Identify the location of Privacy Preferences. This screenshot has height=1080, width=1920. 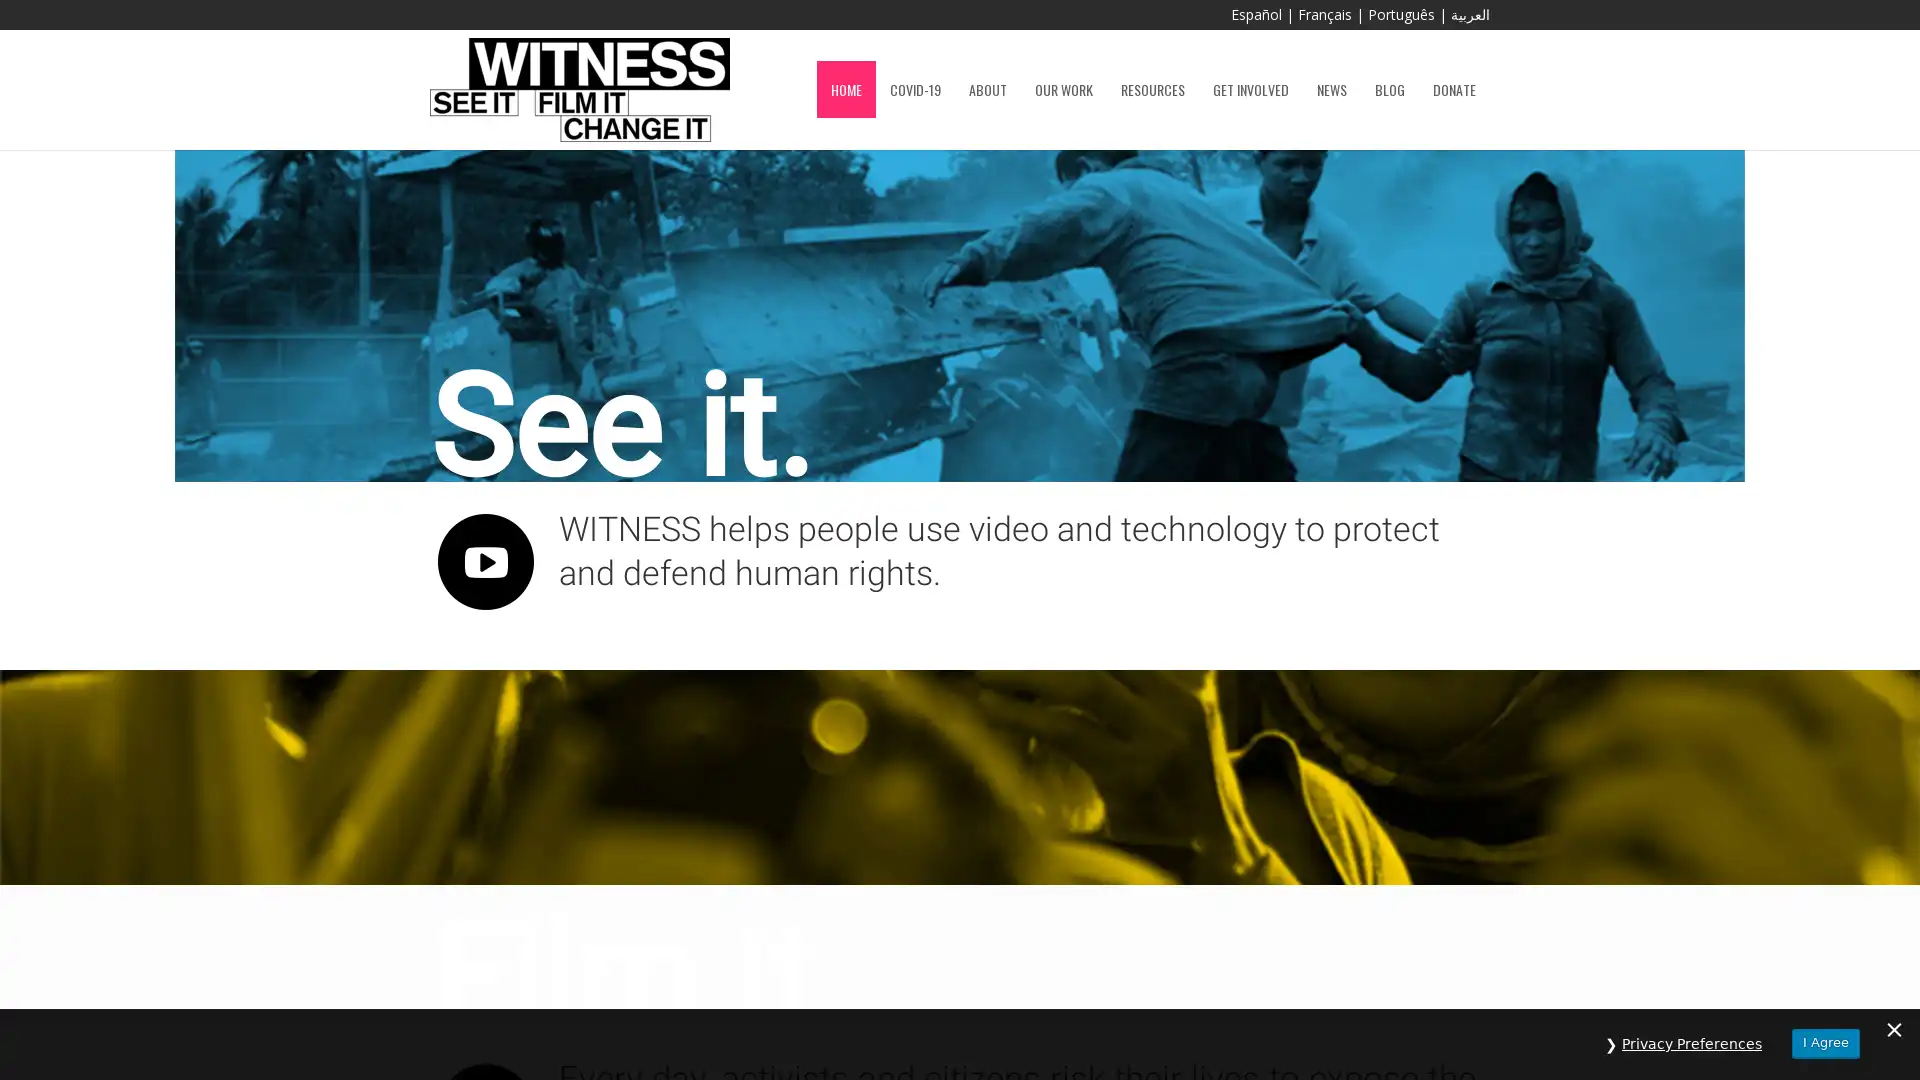
(1691, 1043).